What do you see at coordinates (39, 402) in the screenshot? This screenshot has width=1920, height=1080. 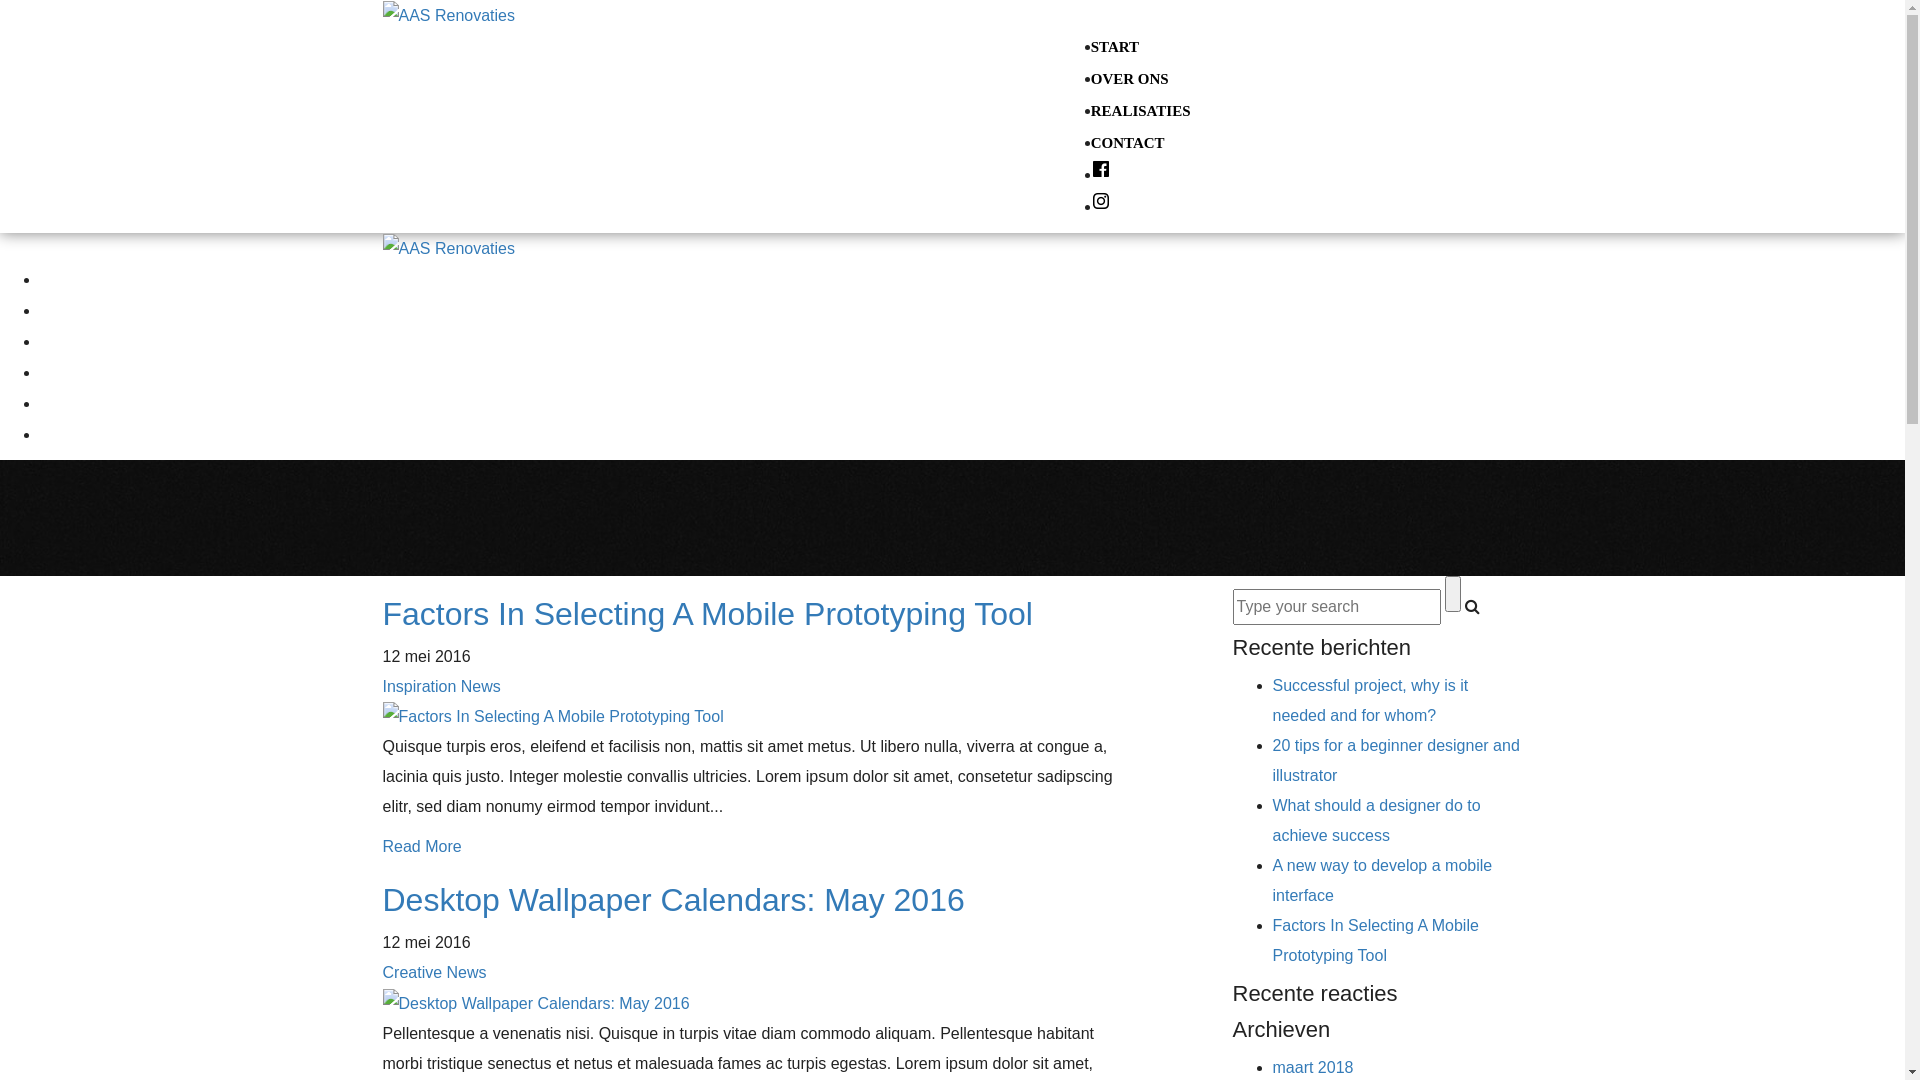 I see `'Facebook'` at bounding box center [39, 402].